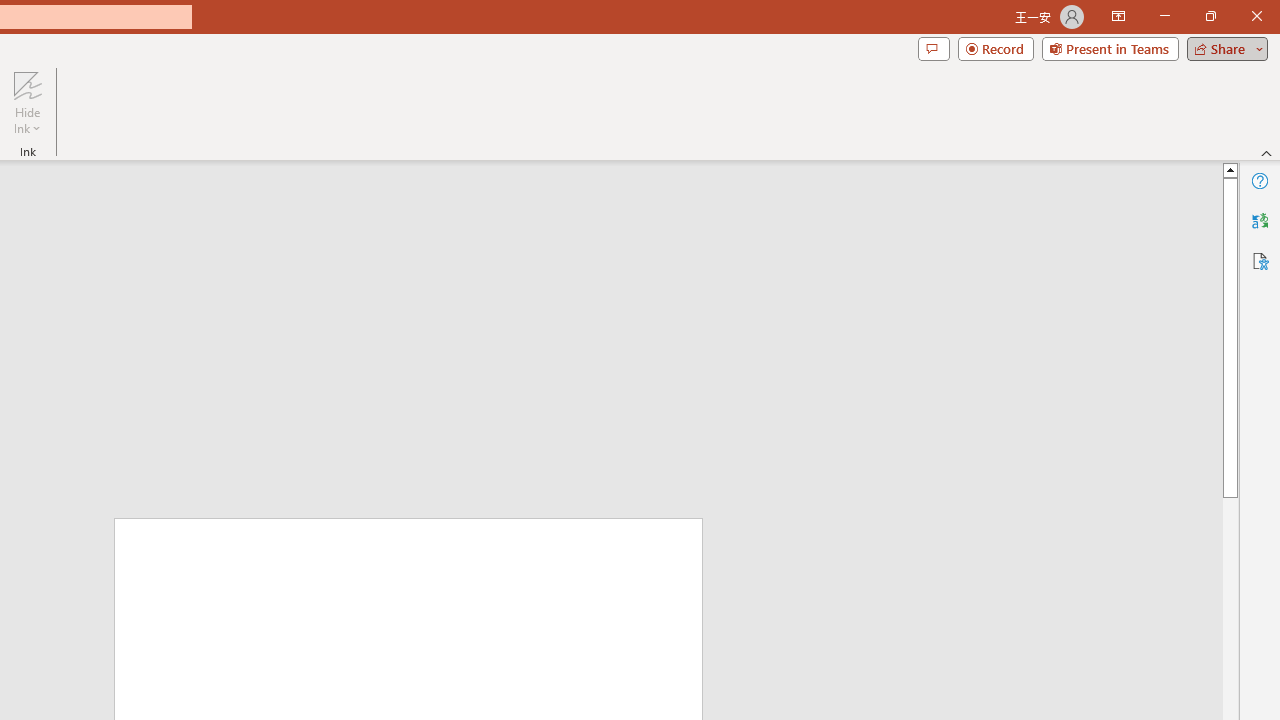 The width and height of the screenshot is (1280, 720). What do you see at coordinates (27, 103) in the screenshot?
I see `'Hide Ink'` at bounding box center [27, 103].